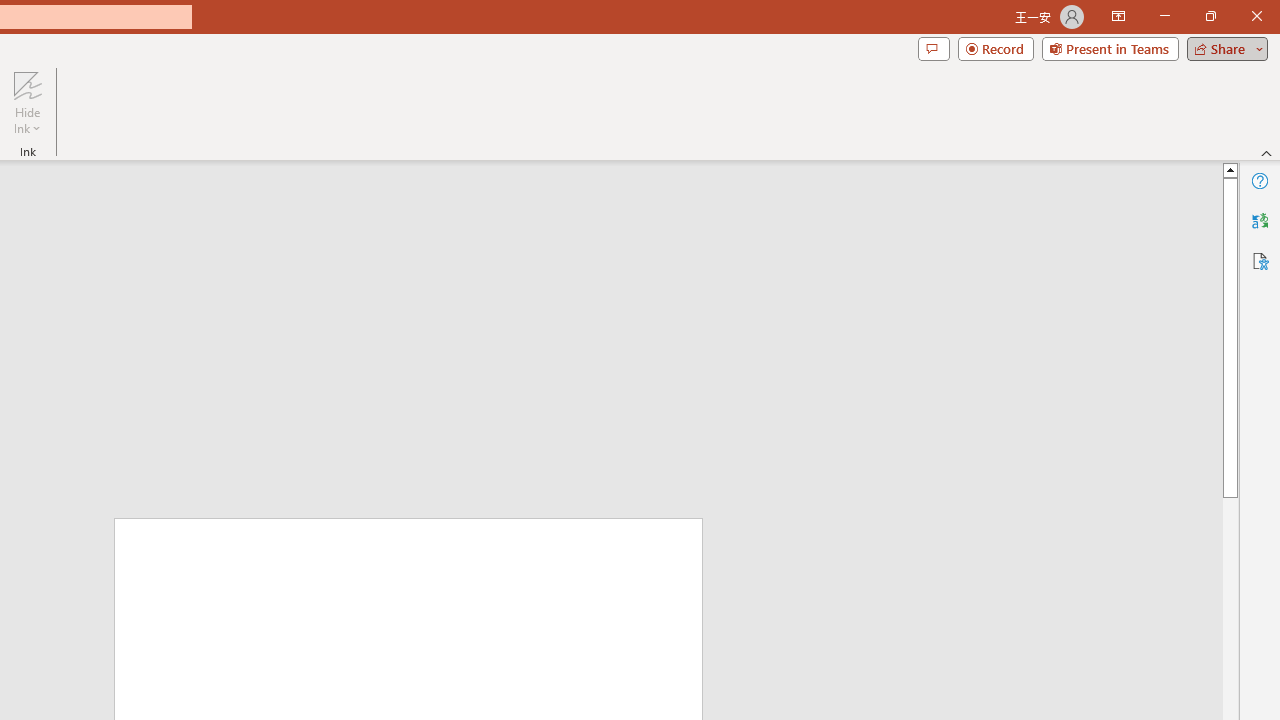 The width and height of the screenshot is (1280, 720). What do you see at coordinates (27, 103) in the screenshot?
I see `'Hide Ink'` at bounding box center [27, 103].